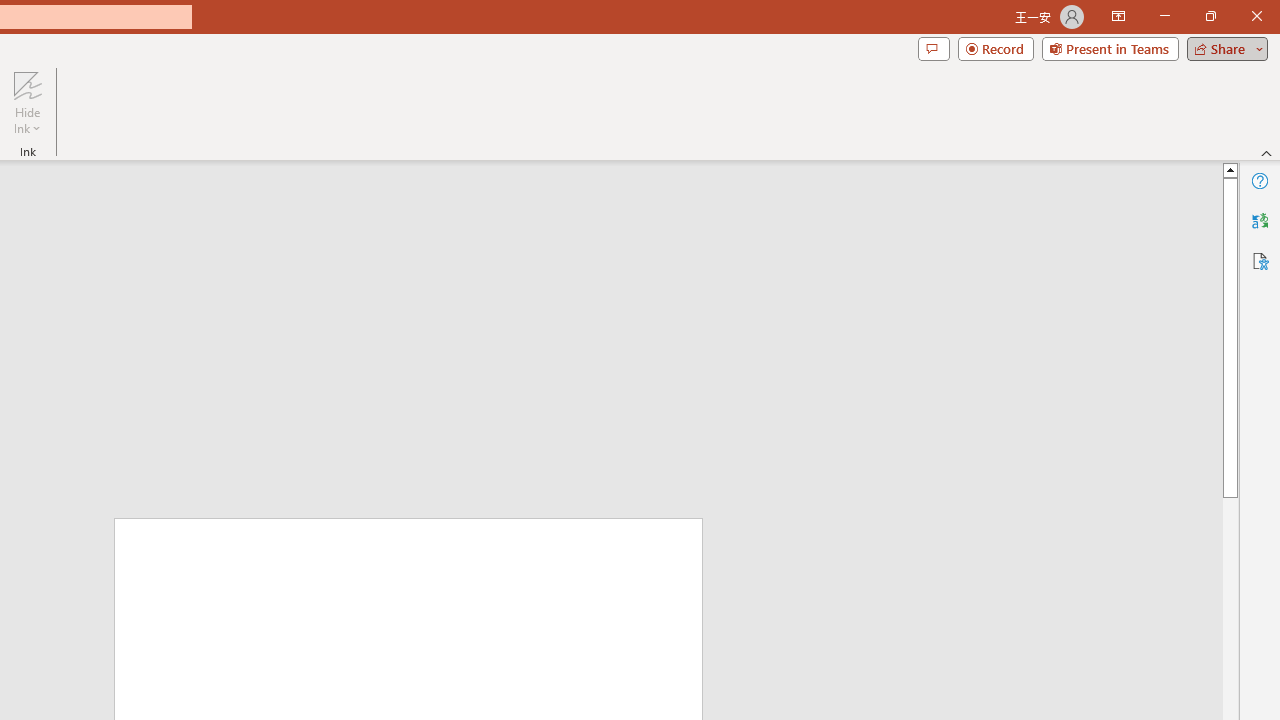 The width and height of the screenshot is (1280, 720). What do you see at coordinates (27, 103) in the screenshot?
I see `'Hide Ink'` at bounding box center [27, 103].